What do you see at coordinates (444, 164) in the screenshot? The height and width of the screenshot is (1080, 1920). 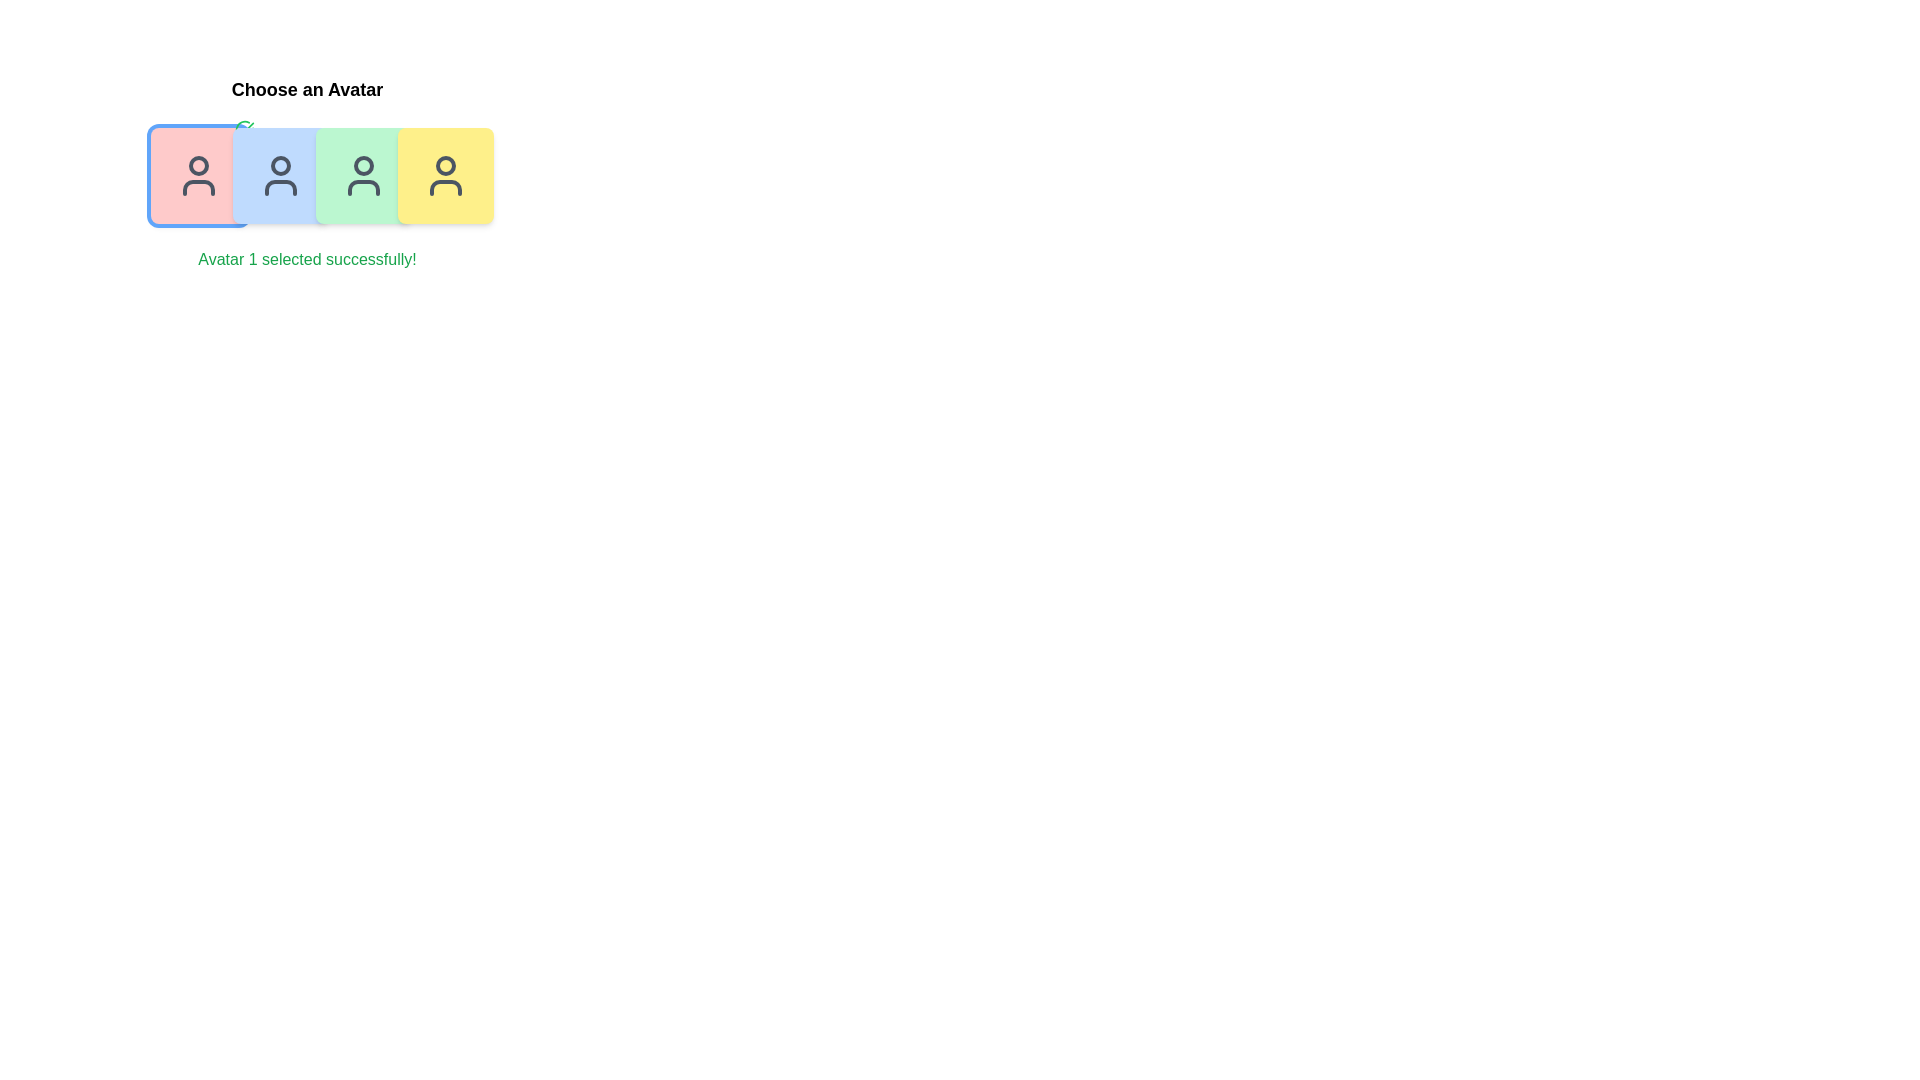 I see `the small circular shape located in the upper region of a yellow box, which is part of the selectable avatar options` at bounding box center [444, 164].